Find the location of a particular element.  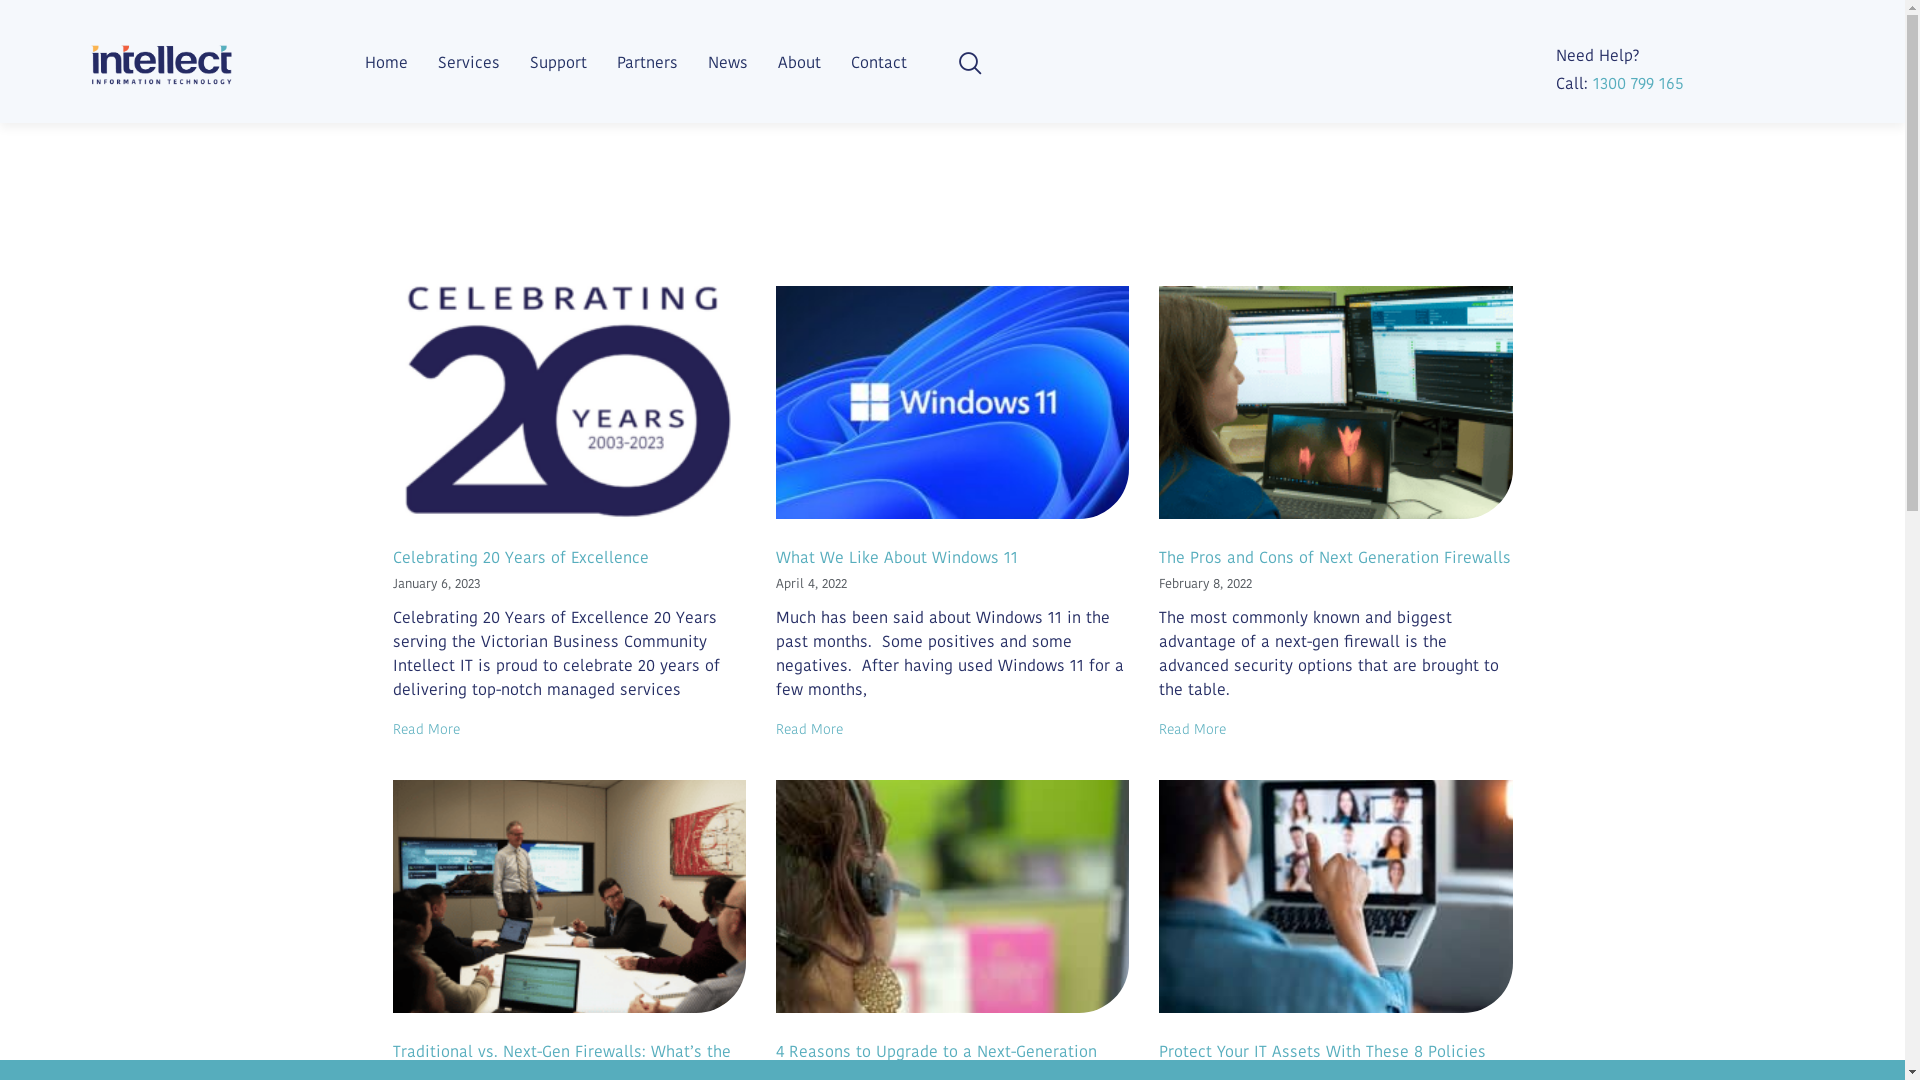

'About' is located at coordinates (798, 61).